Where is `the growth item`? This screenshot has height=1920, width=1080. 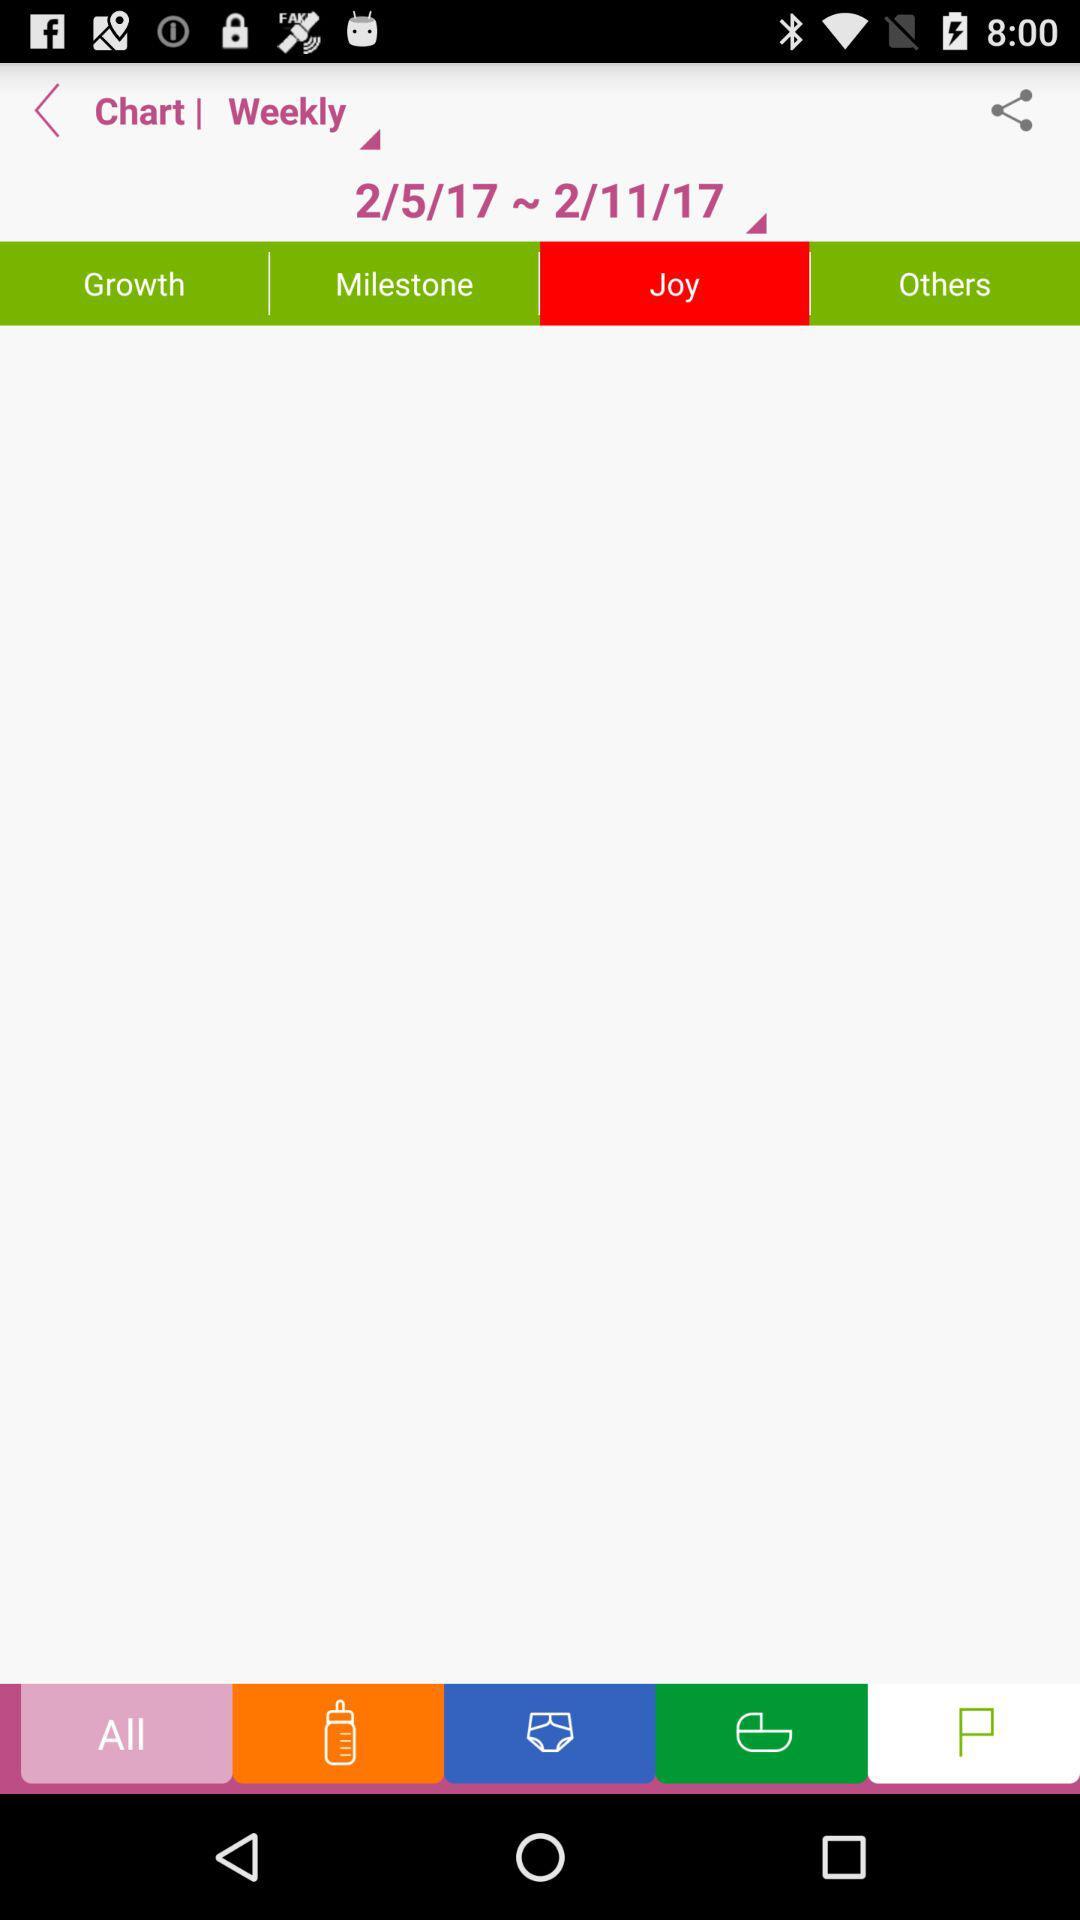
the growth item is located at coordinates (134, 282).